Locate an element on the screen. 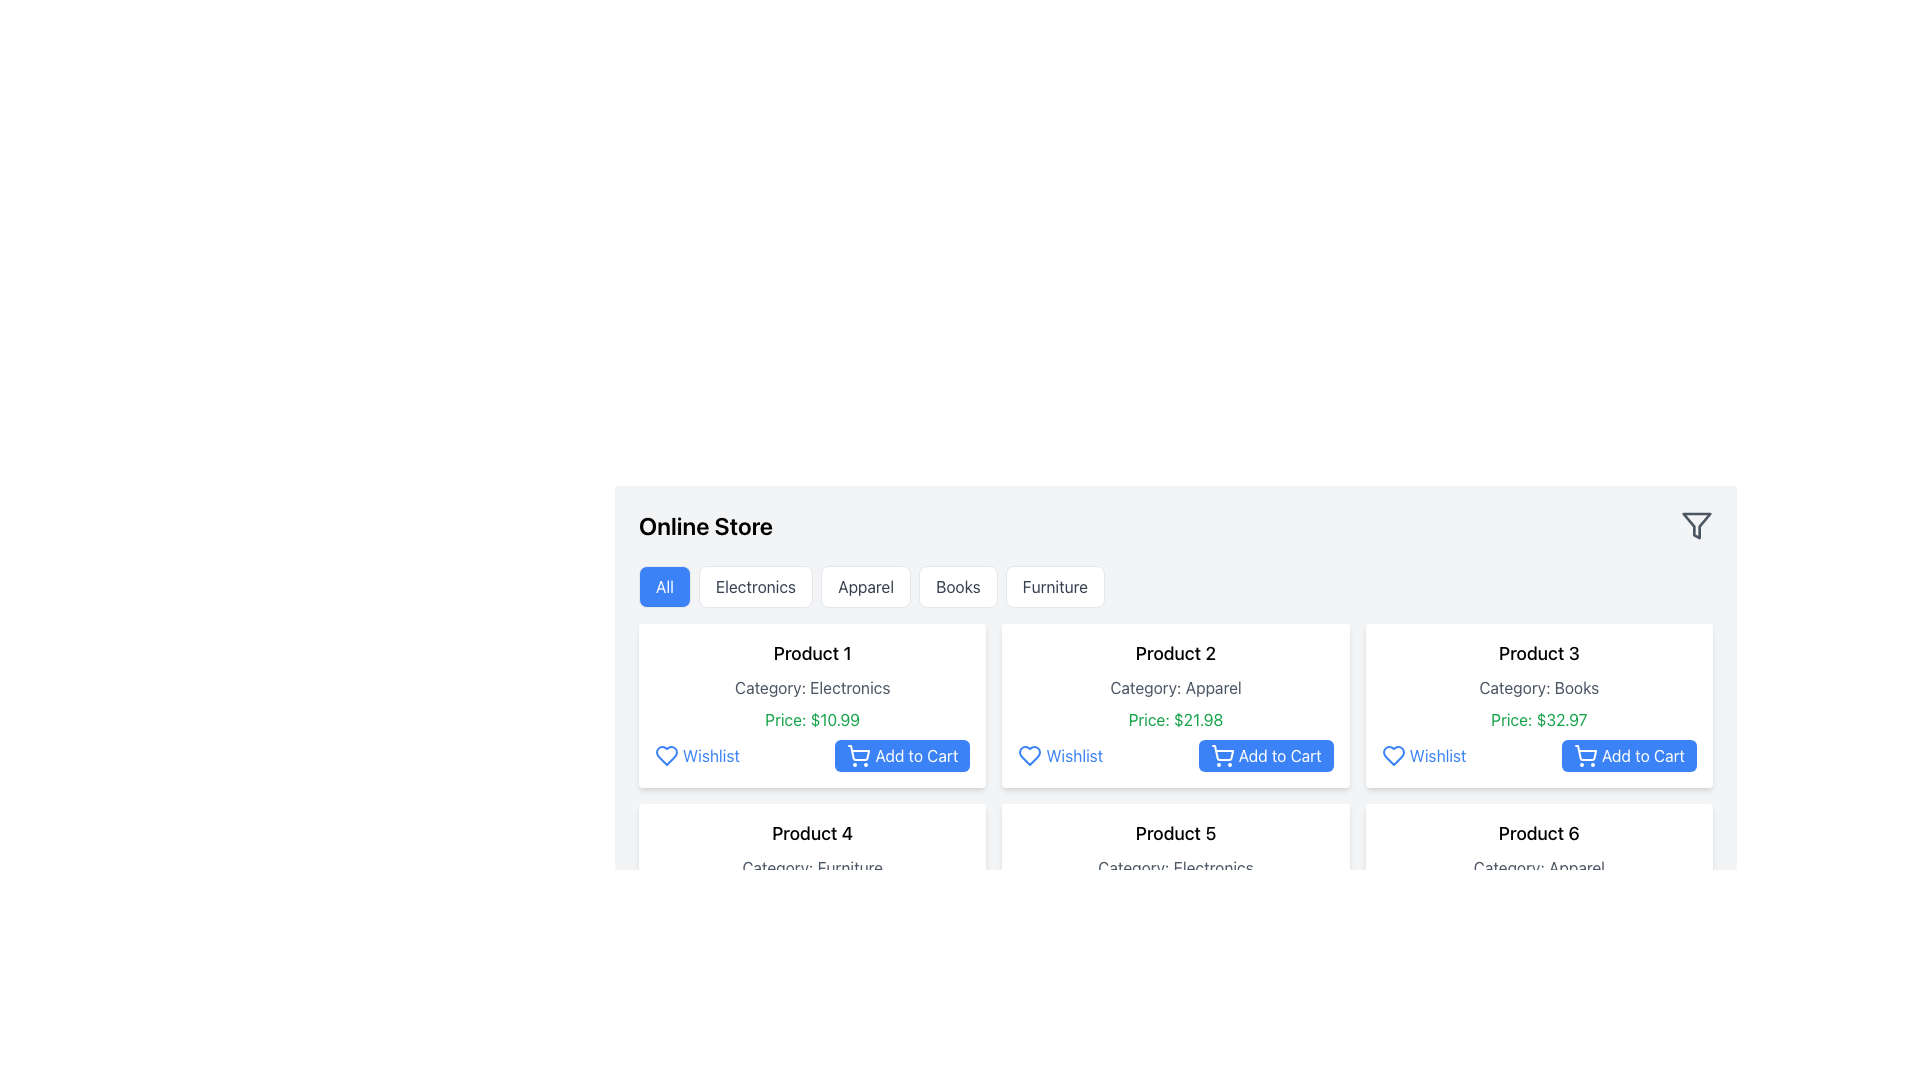  the filter icon located at the top-right corner of the interface is located at coordinates (1696, 524).